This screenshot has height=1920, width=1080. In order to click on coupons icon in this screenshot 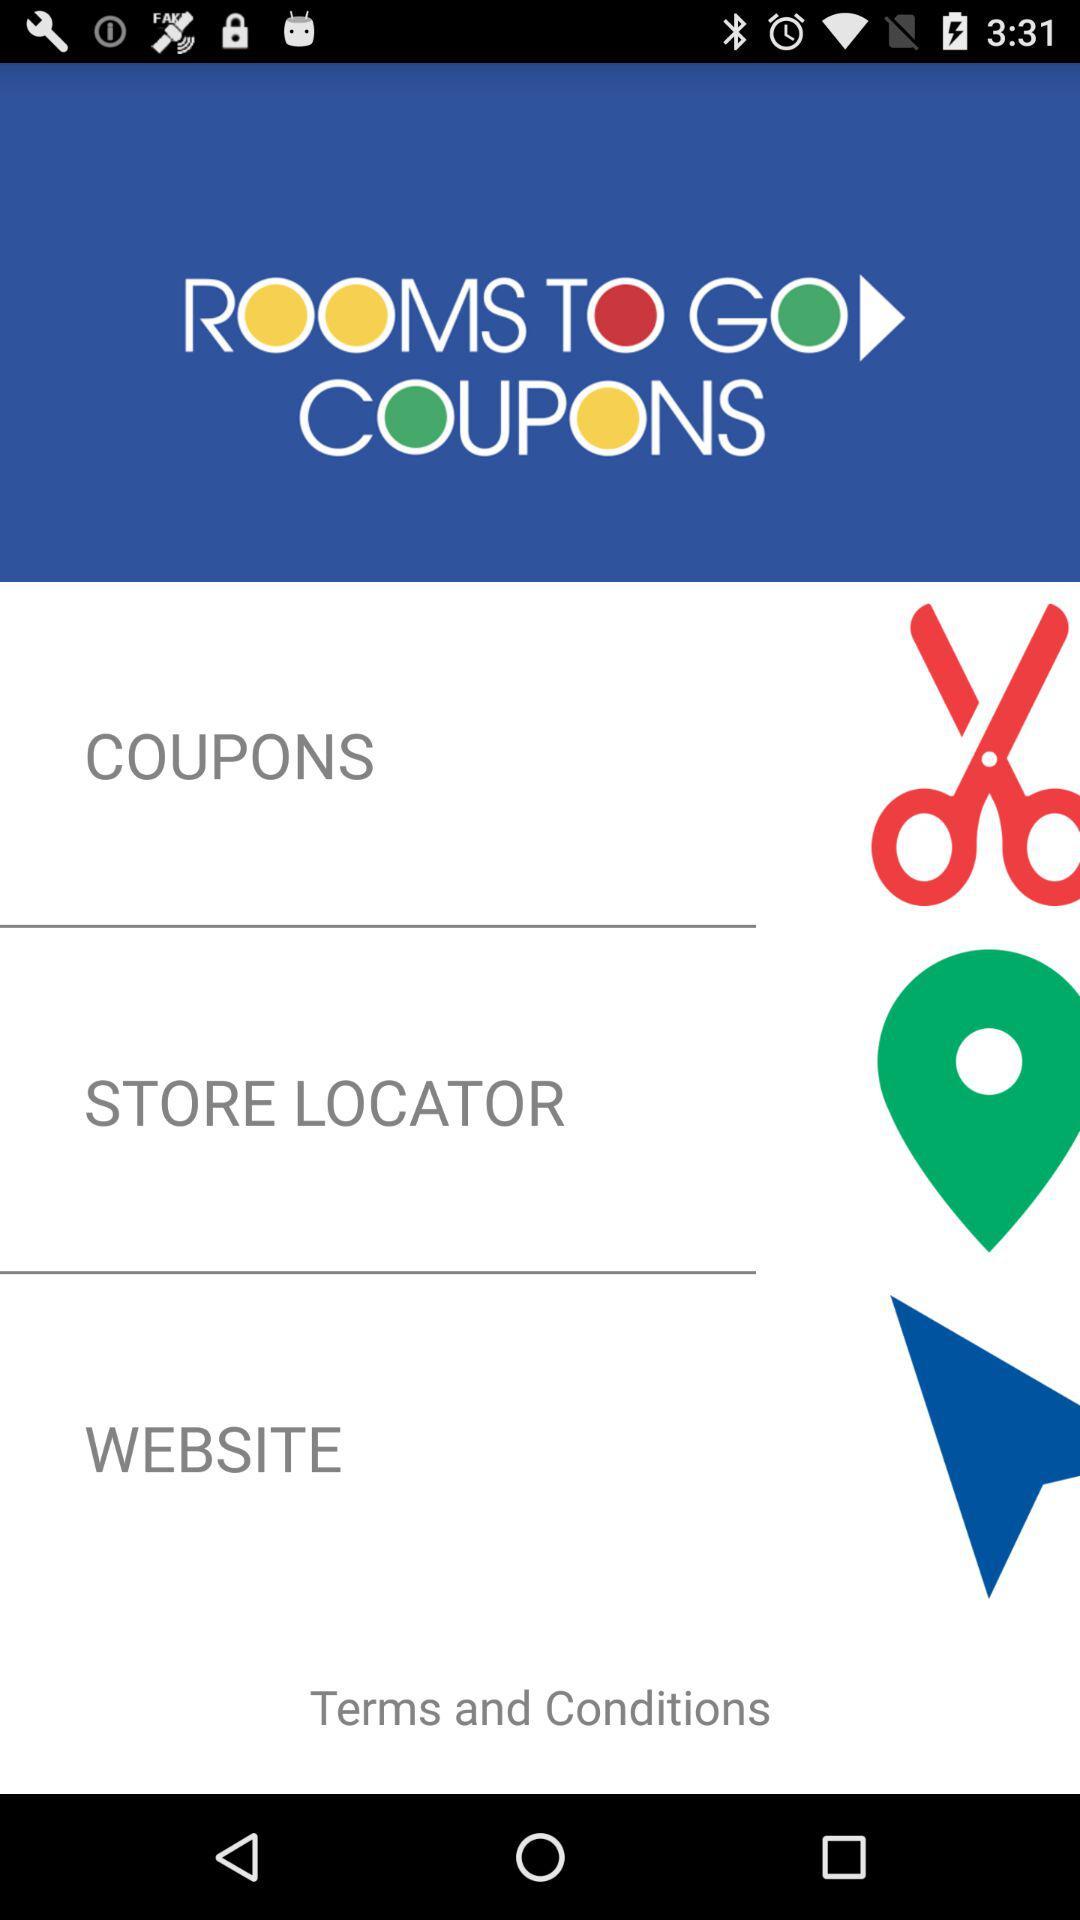, I will do `click(540, 753)`.